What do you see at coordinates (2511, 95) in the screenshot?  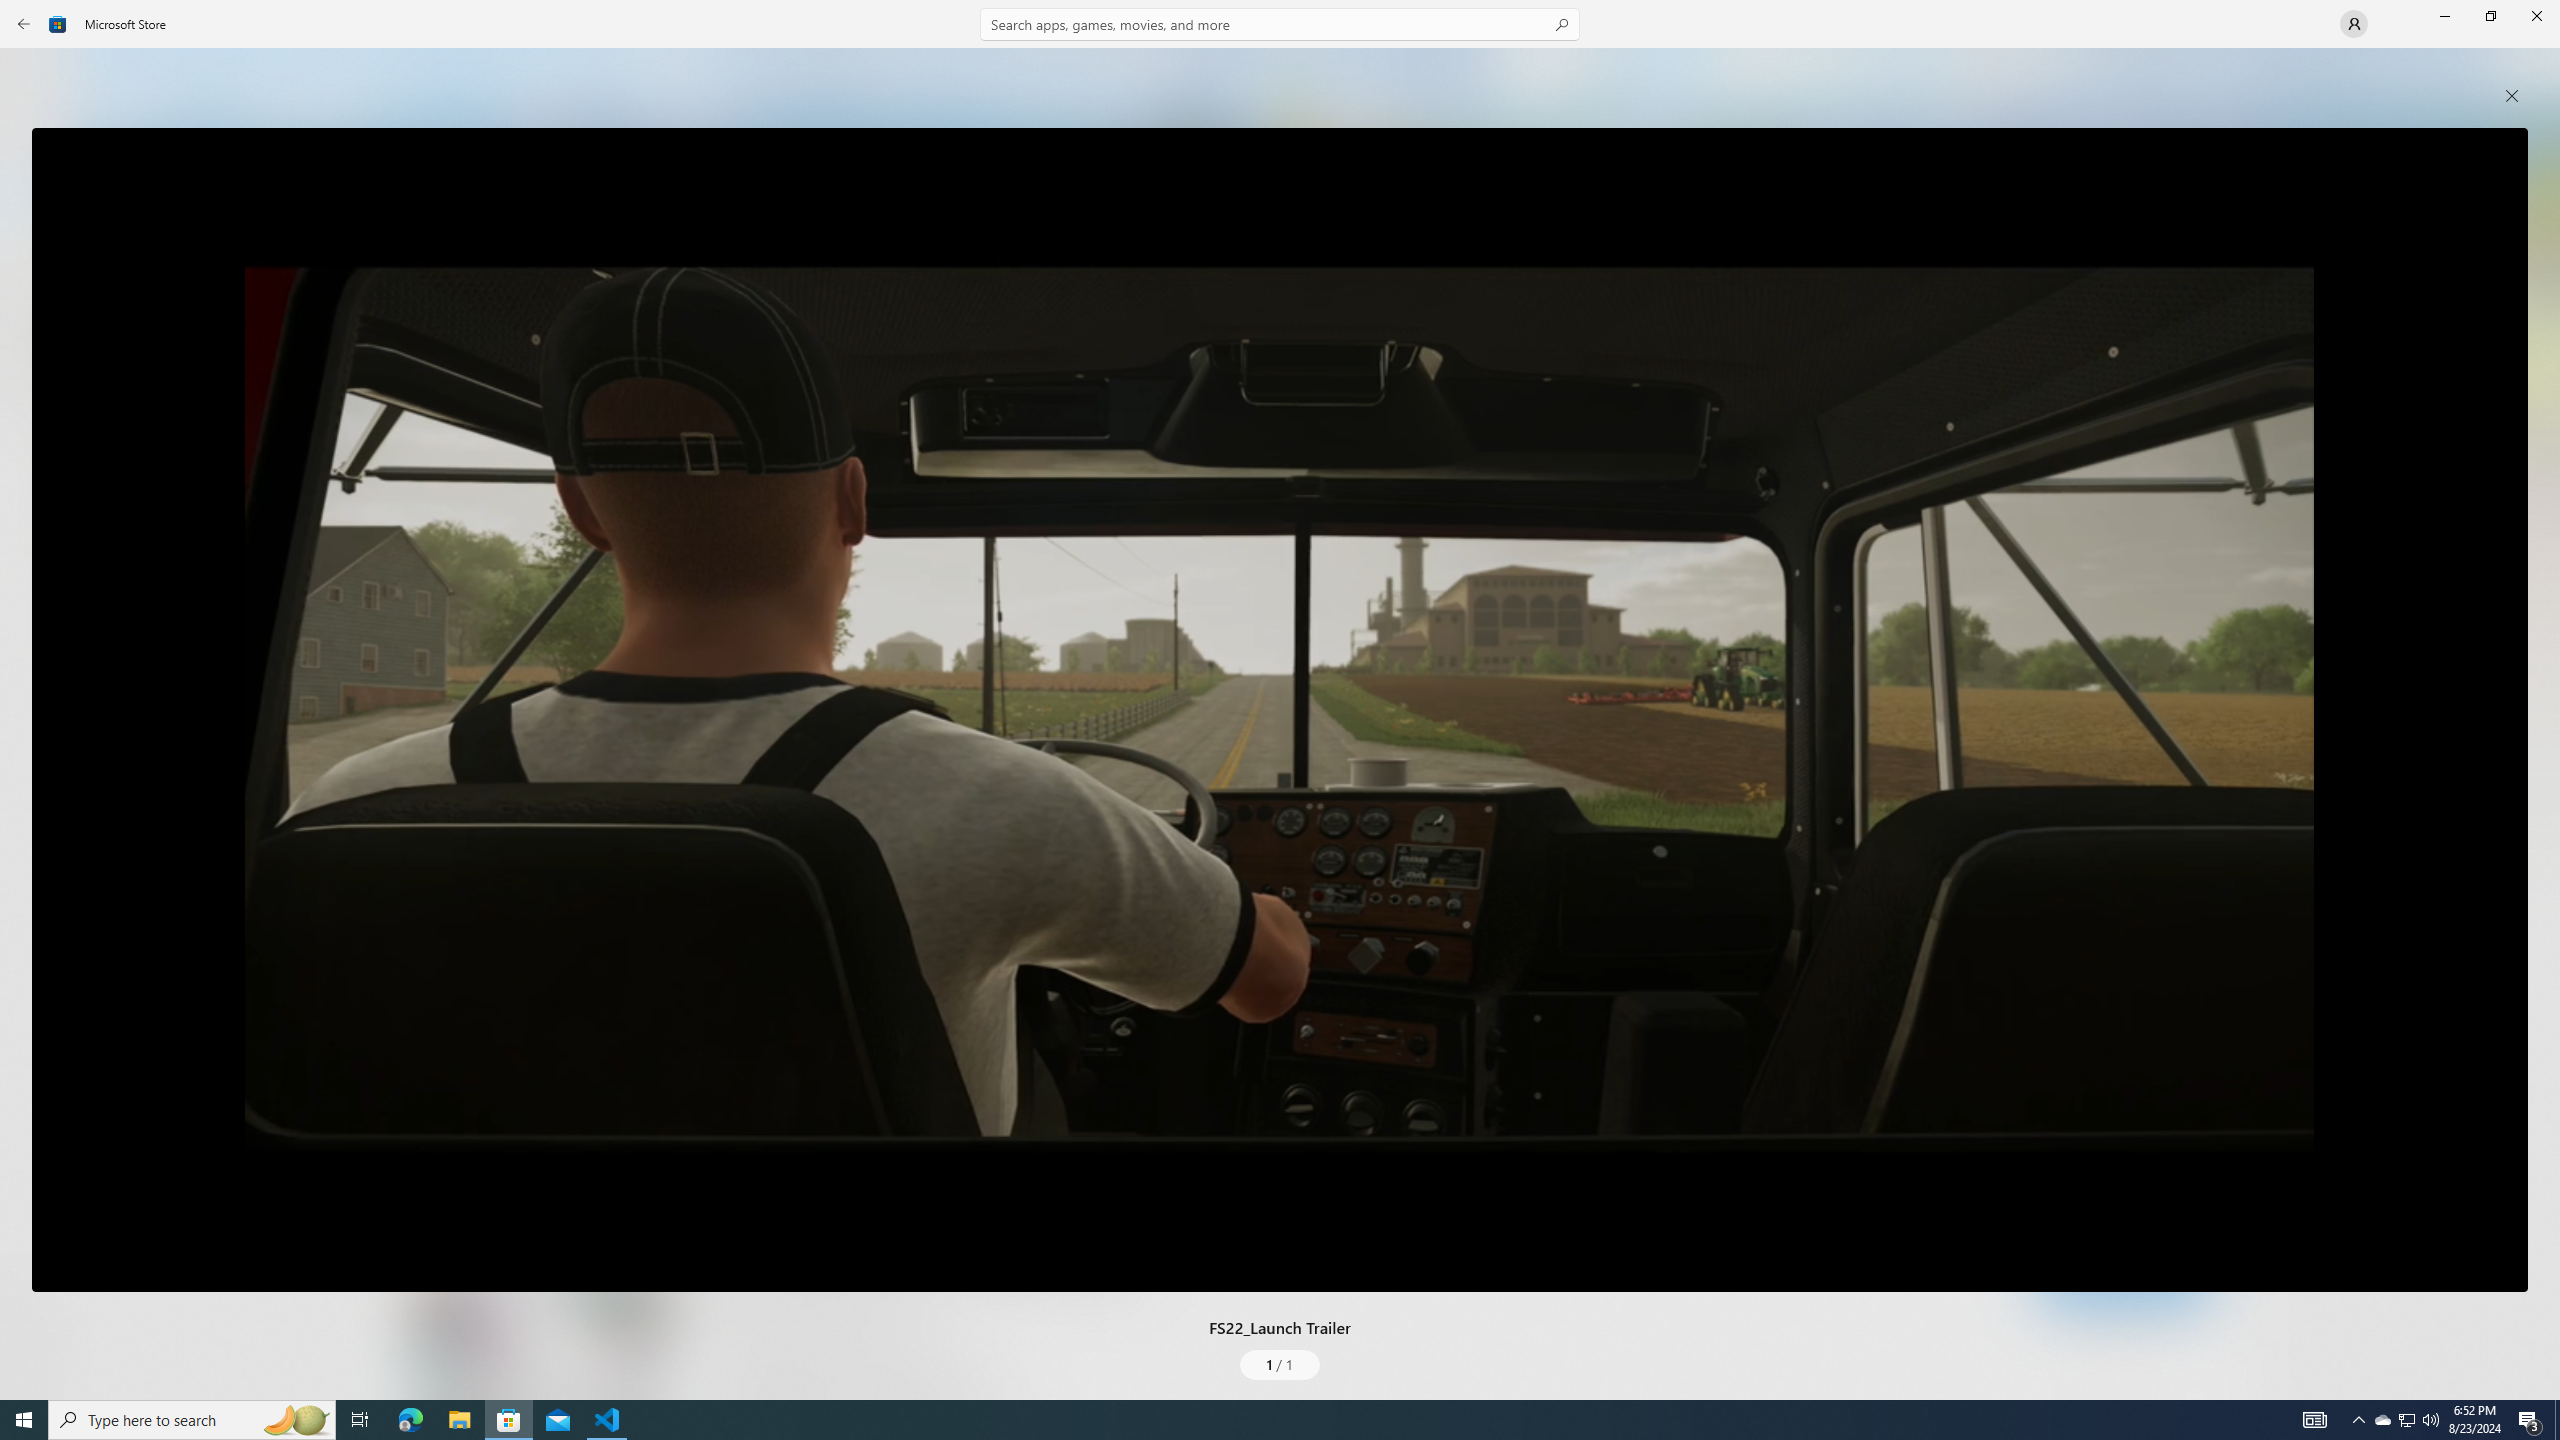 I see `'close popup window'` at bounding box center [2511, 95].